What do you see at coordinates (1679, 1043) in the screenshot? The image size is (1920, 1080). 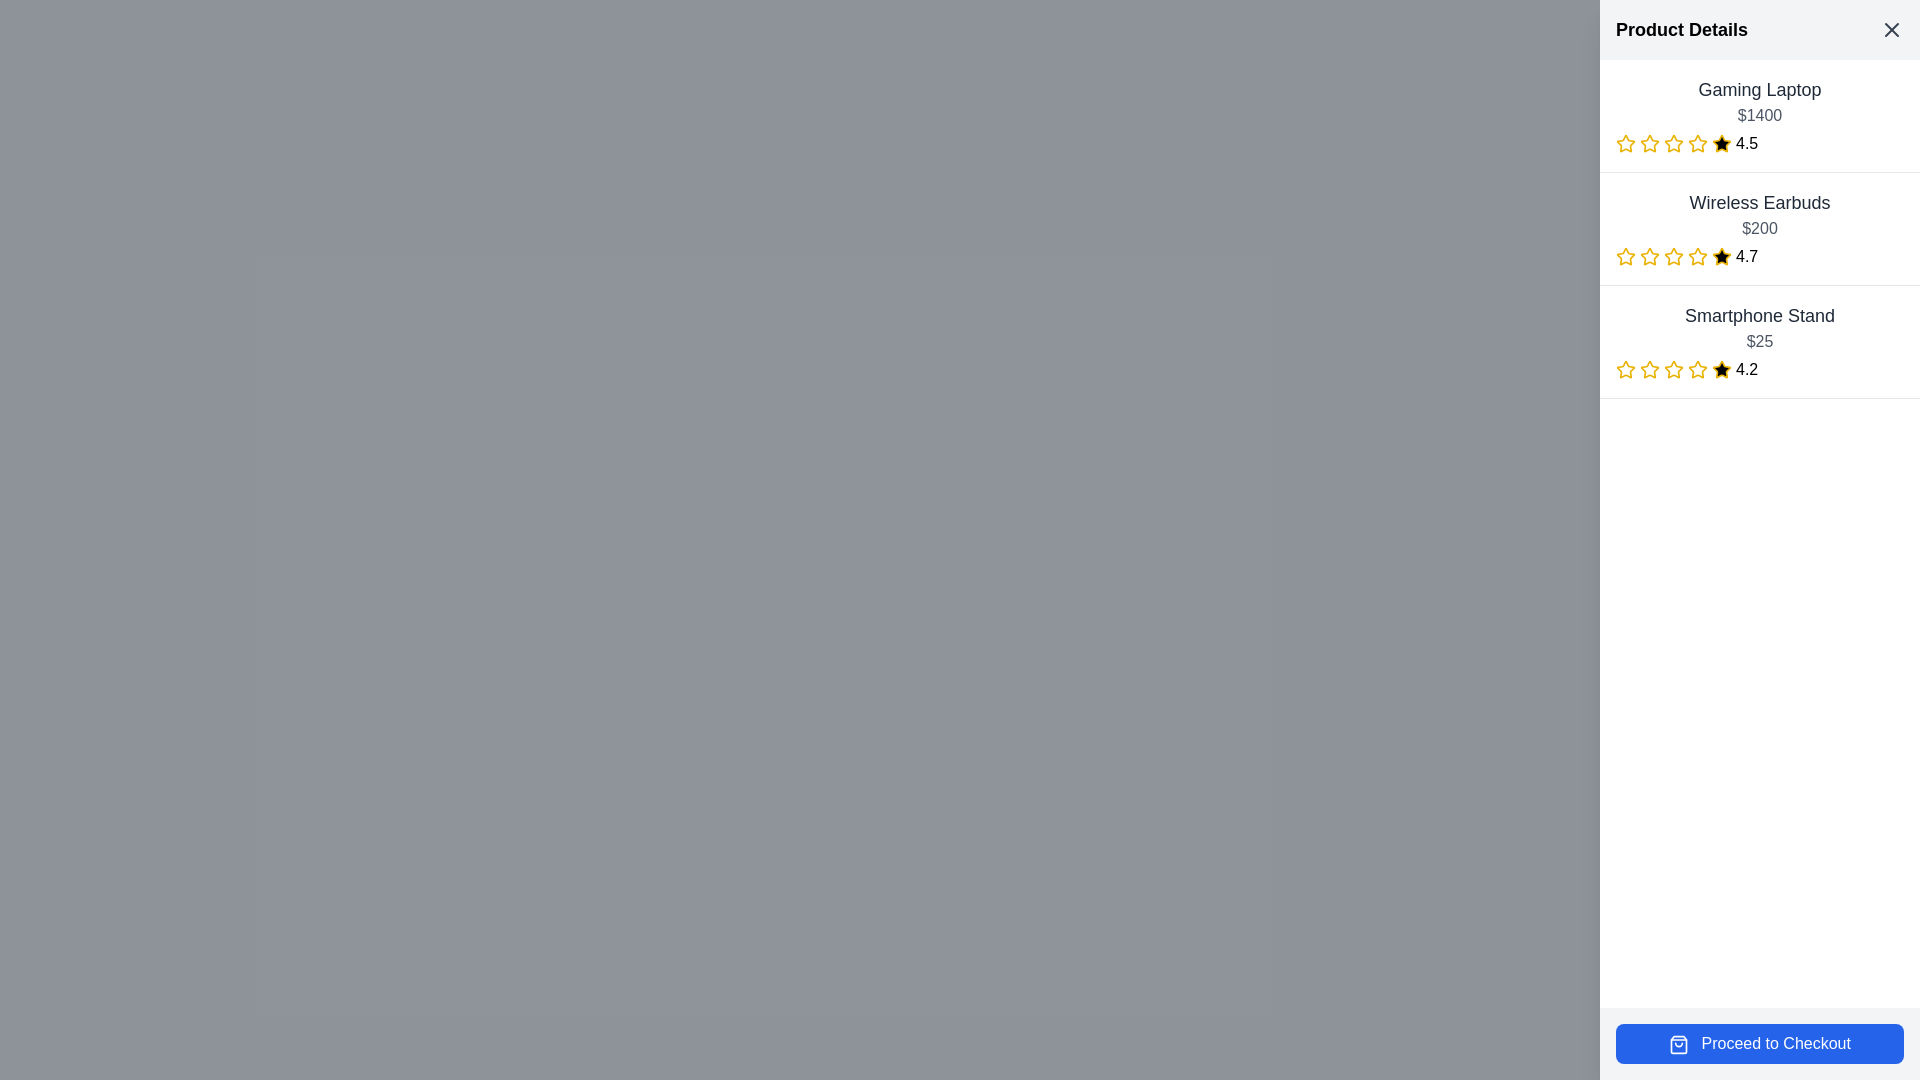 I see `the shopping bag icon located in the bottom-right corner of the user interface, which is part of the 'Proceed to Checkout' button` at bounding box center [1679, 1043].